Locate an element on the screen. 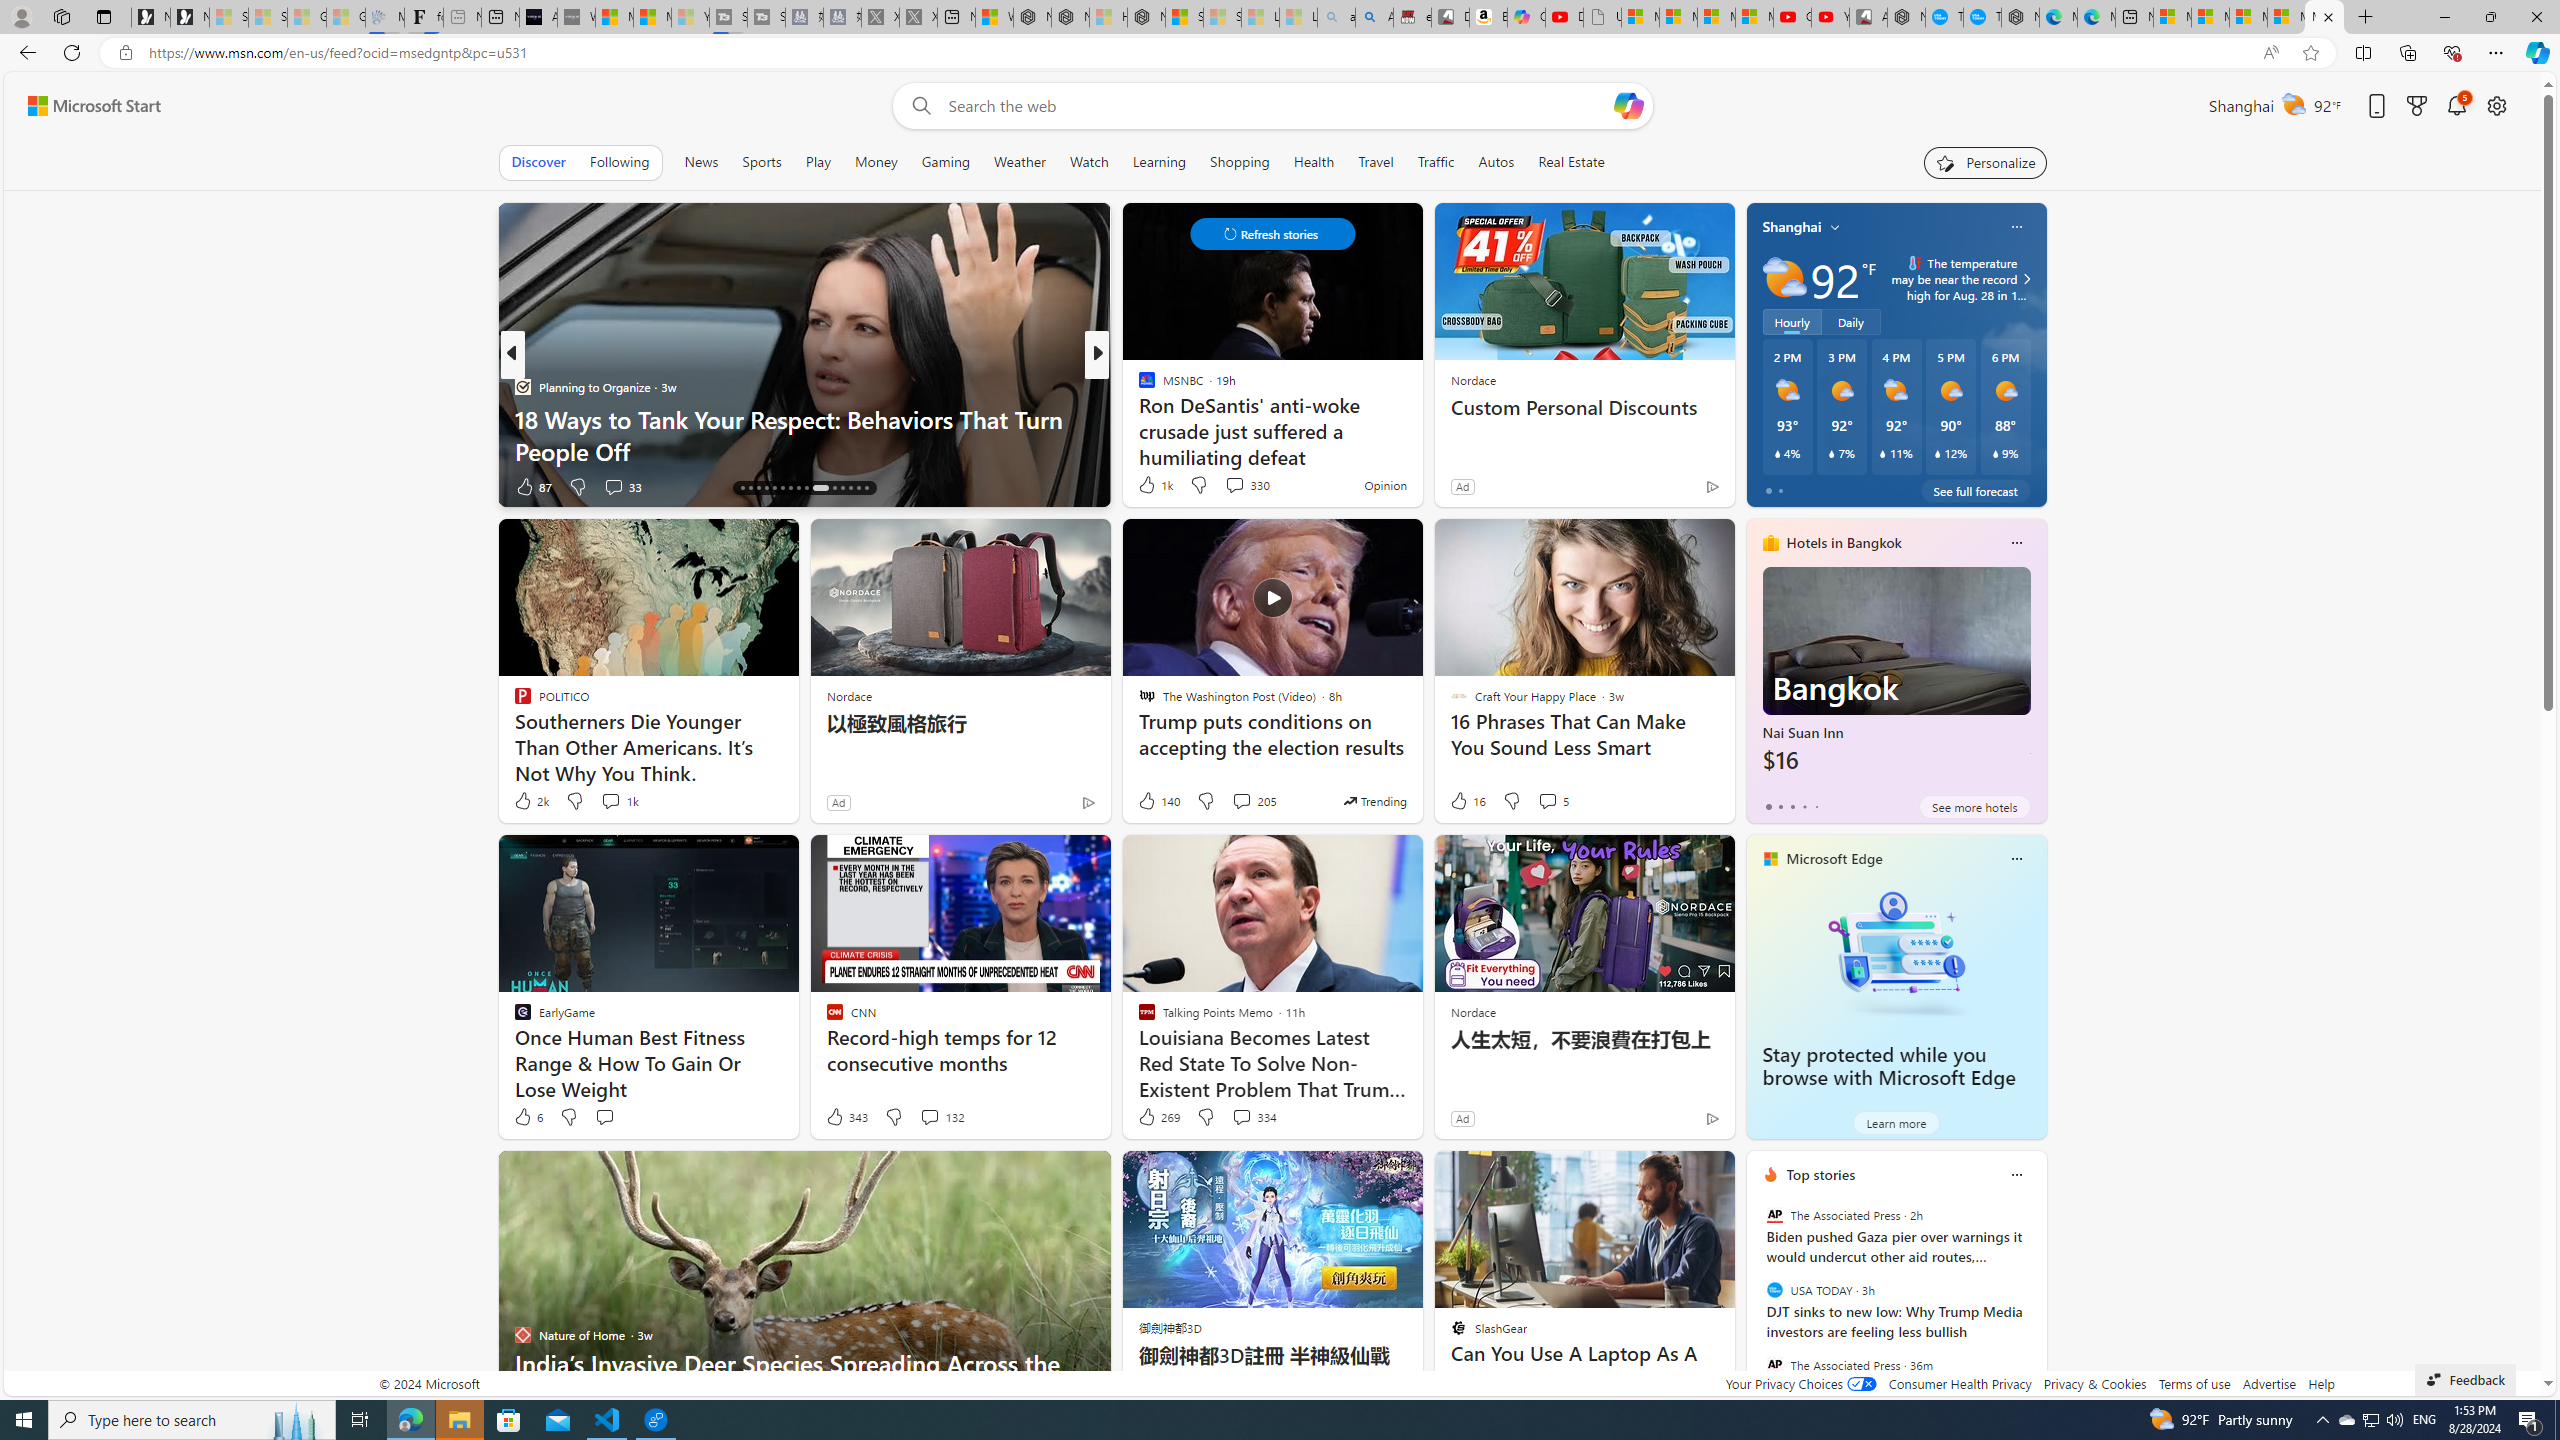 The height and width of the screenshot is (1440, 2560). 'AutomationID: tab-25' is located at coordinates (819, 487).